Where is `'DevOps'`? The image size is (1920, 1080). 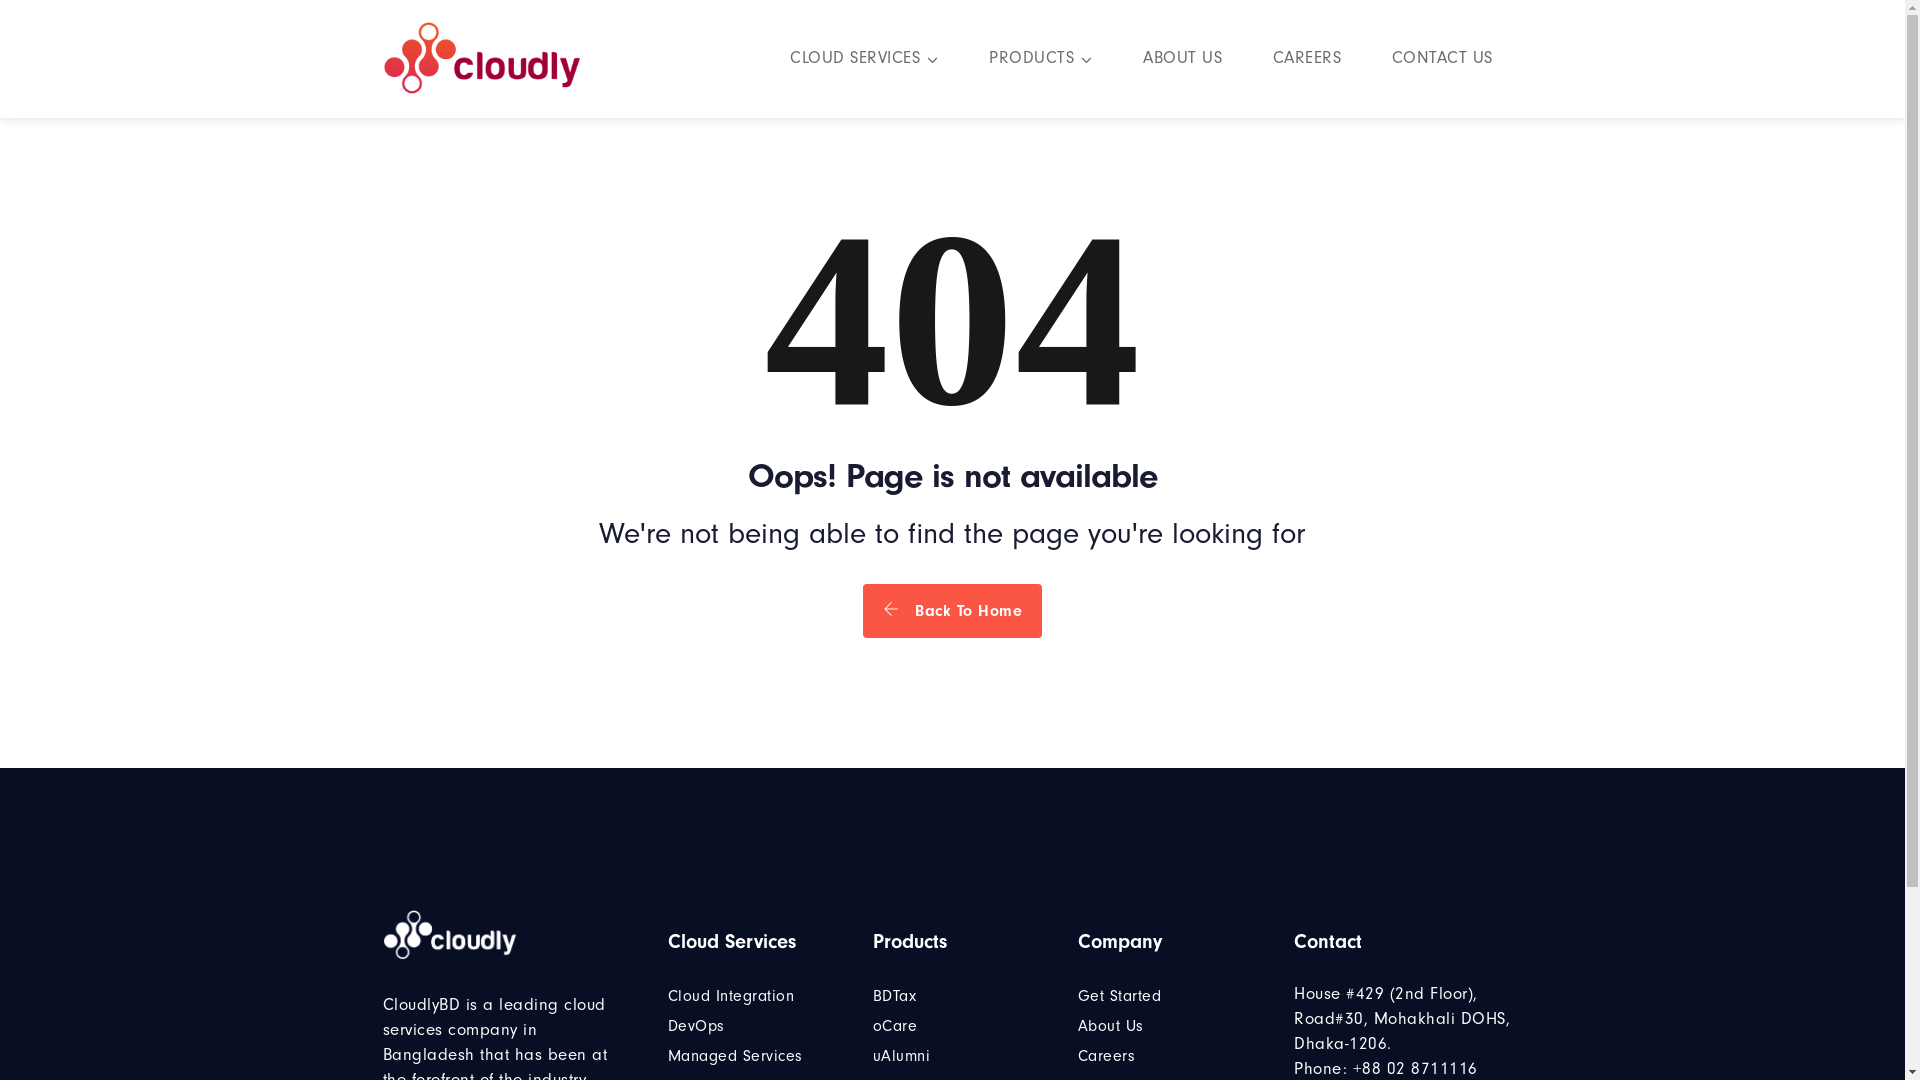 'DevOps' is located at coordinates (696, 1026).